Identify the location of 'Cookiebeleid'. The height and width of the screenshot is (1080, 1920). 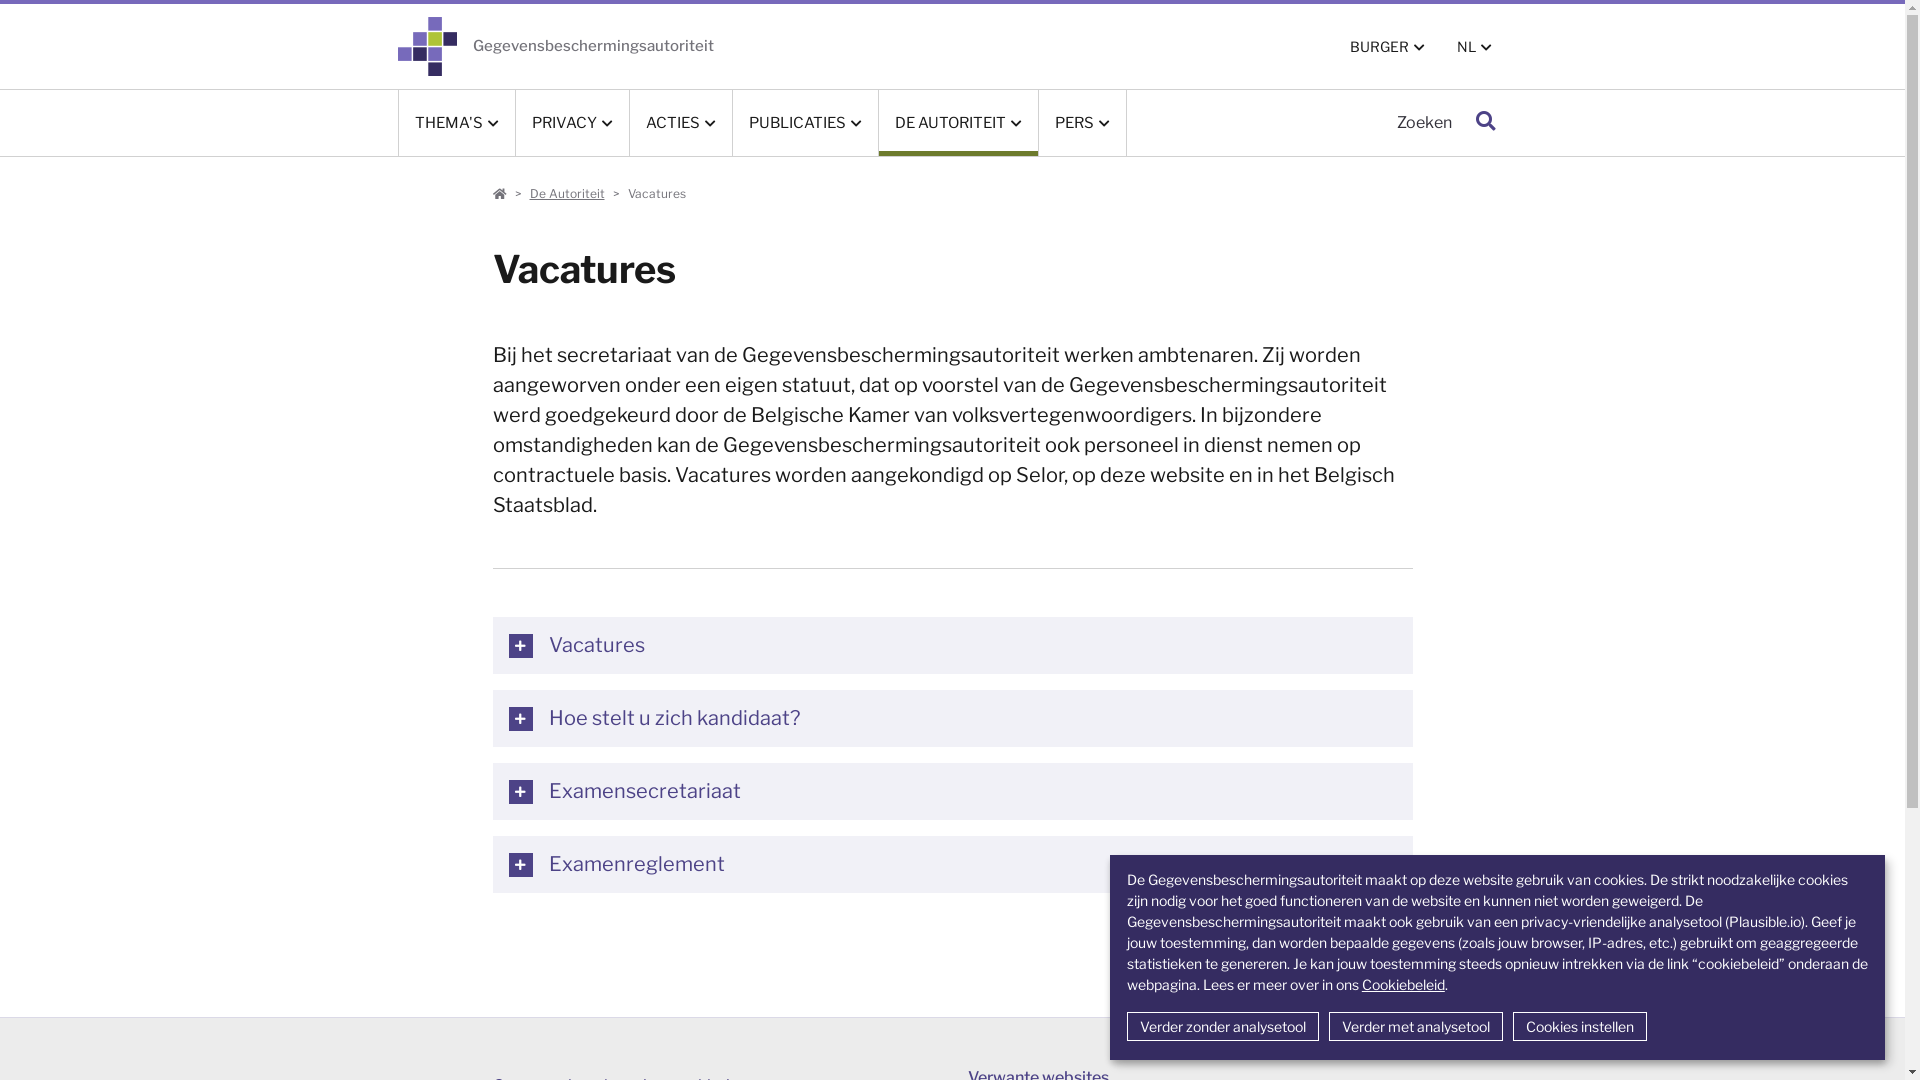
(1361, 983).